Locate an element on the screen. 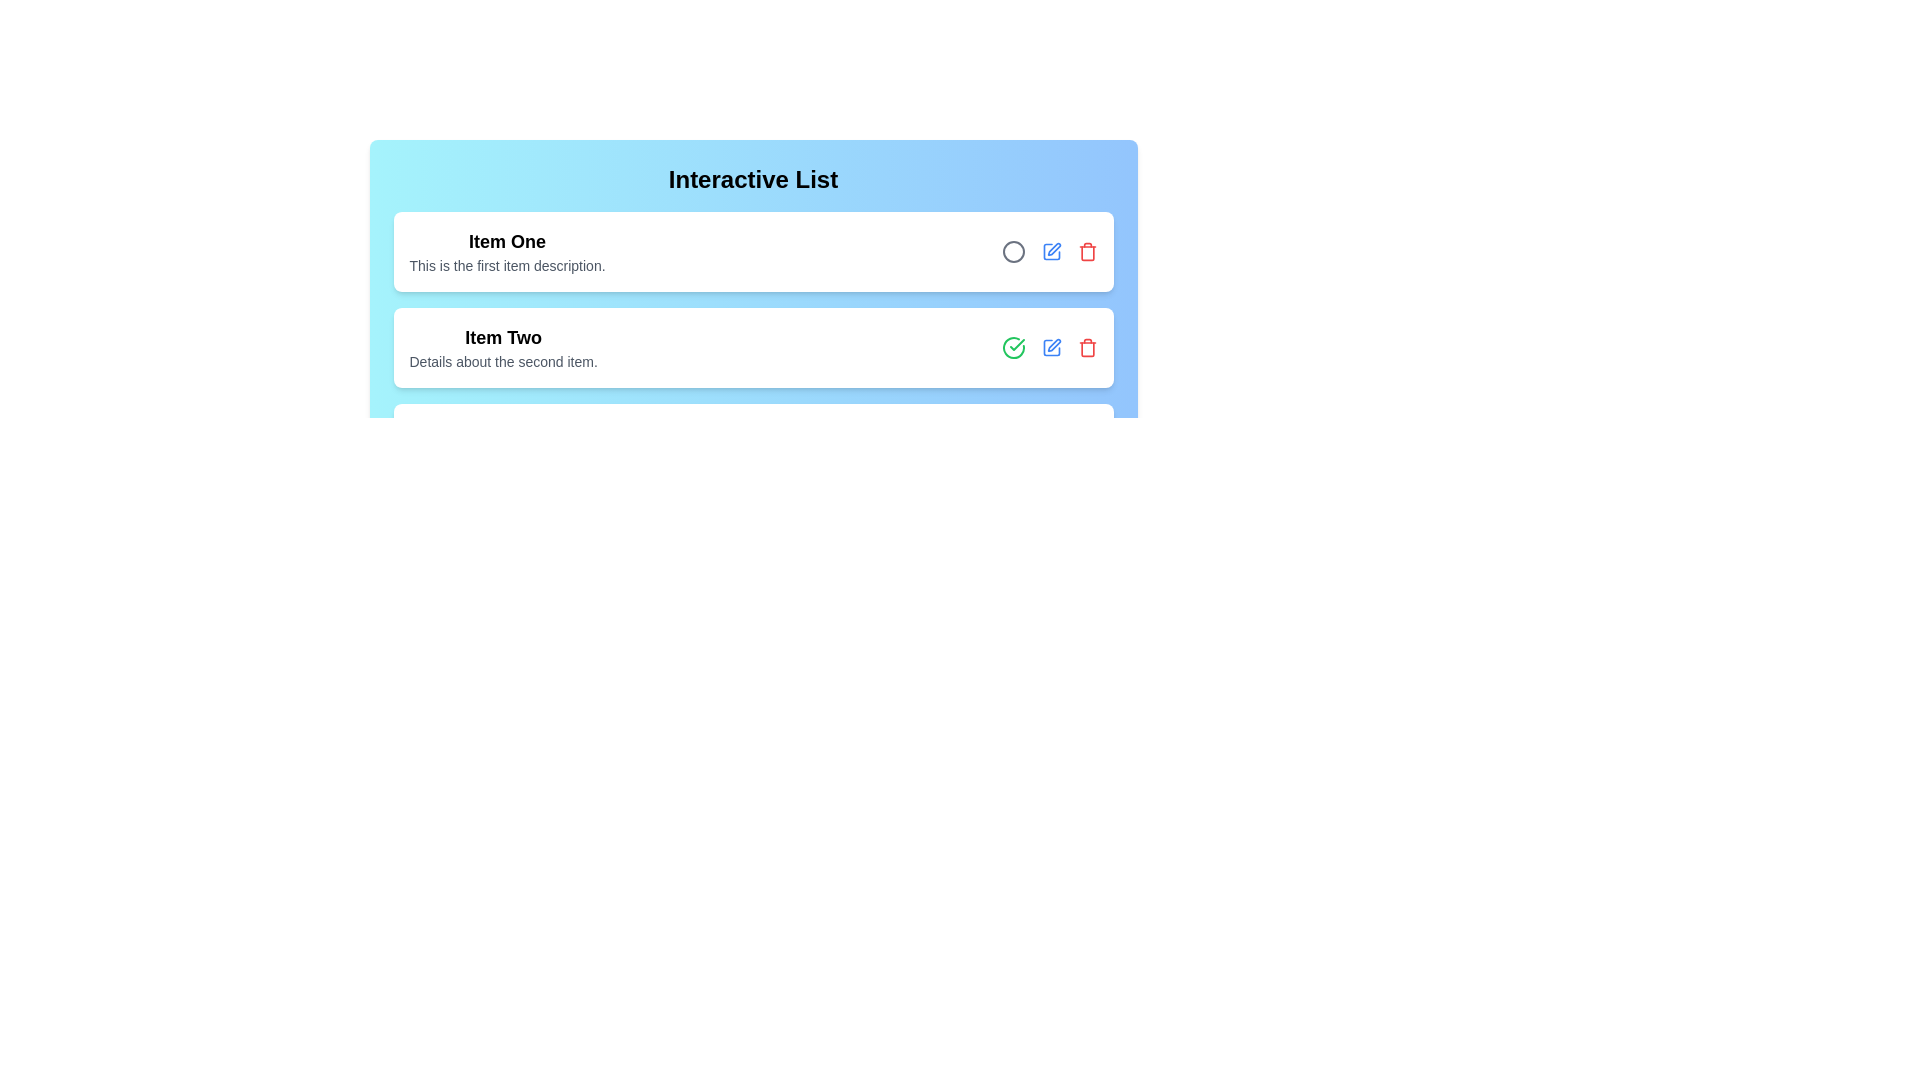  the toggle icon of the item with name Item One is located at coordinates (1013, 250).